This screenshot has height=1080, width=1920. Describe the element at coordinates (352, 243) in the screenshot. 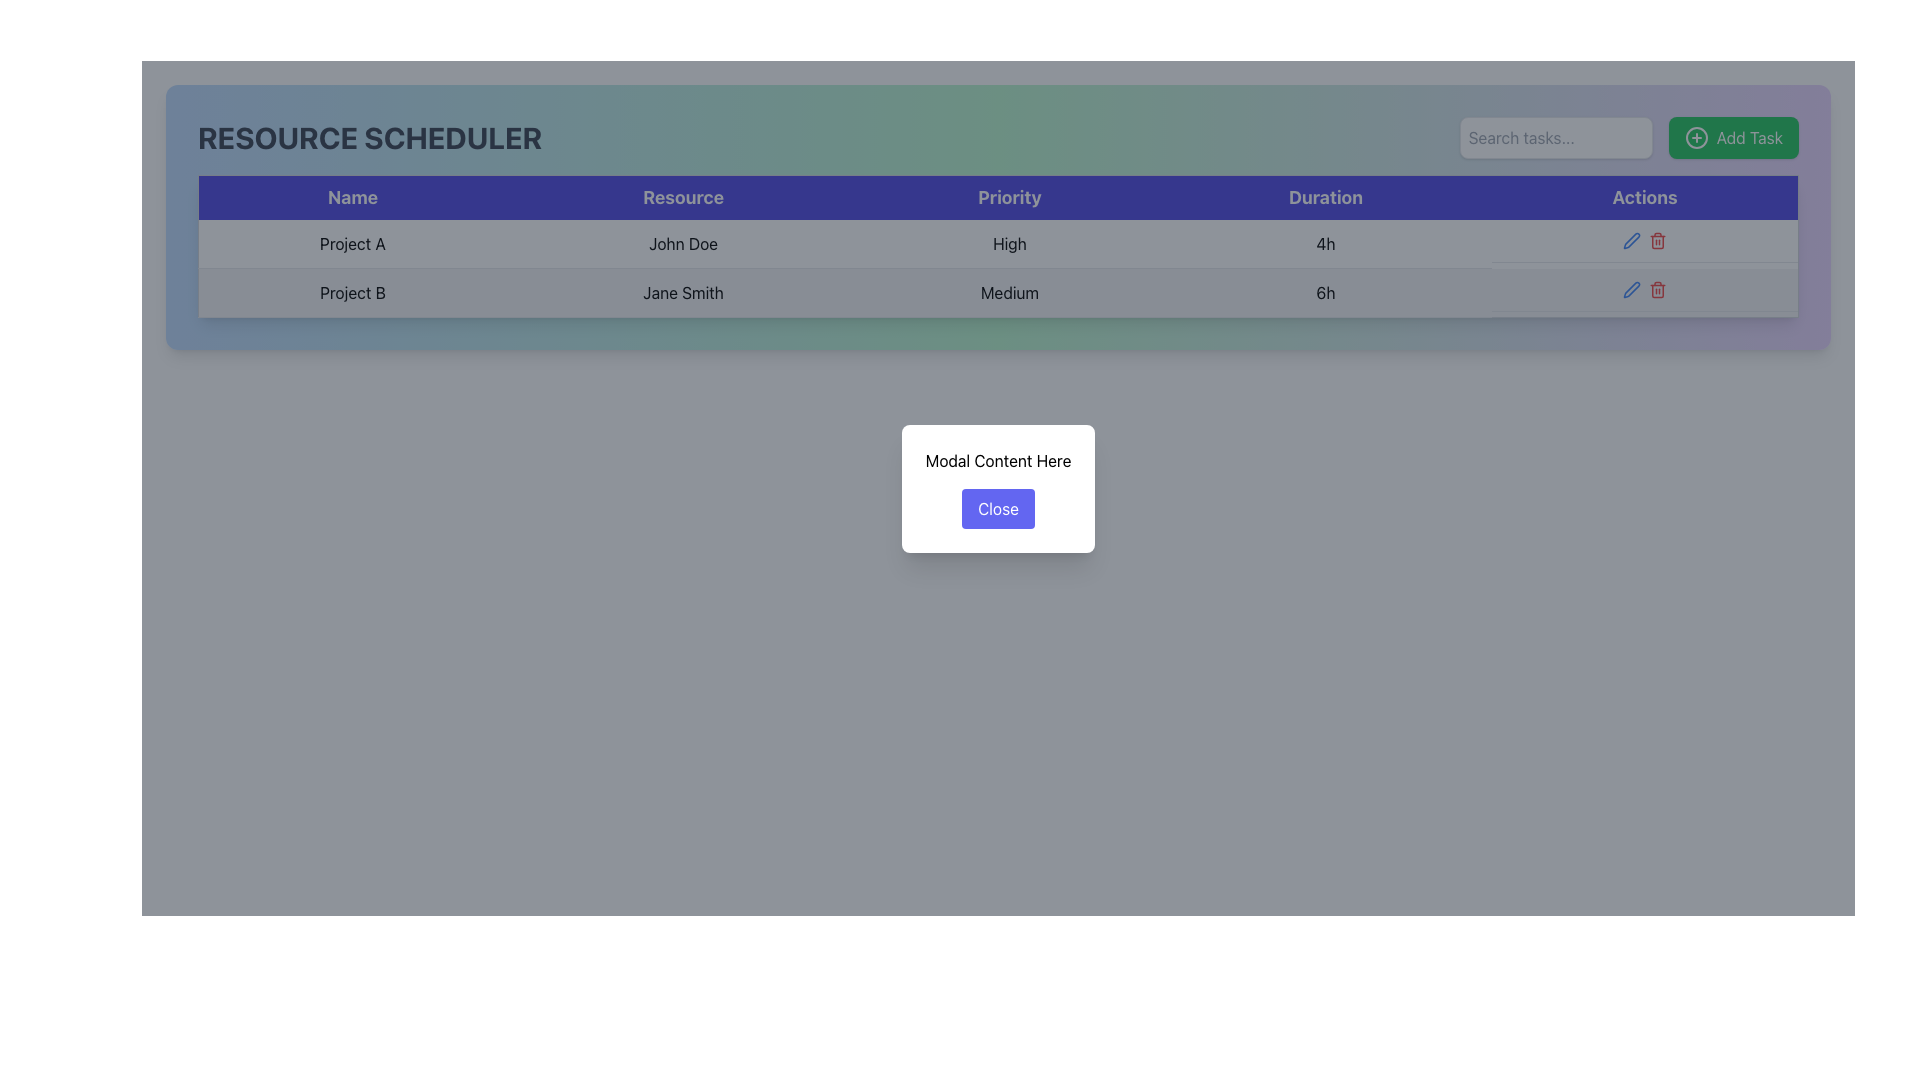

I see `text from the Text label representing the project name in the first column of the top row of the resource scheduling table under the 'Name' header` at that location.